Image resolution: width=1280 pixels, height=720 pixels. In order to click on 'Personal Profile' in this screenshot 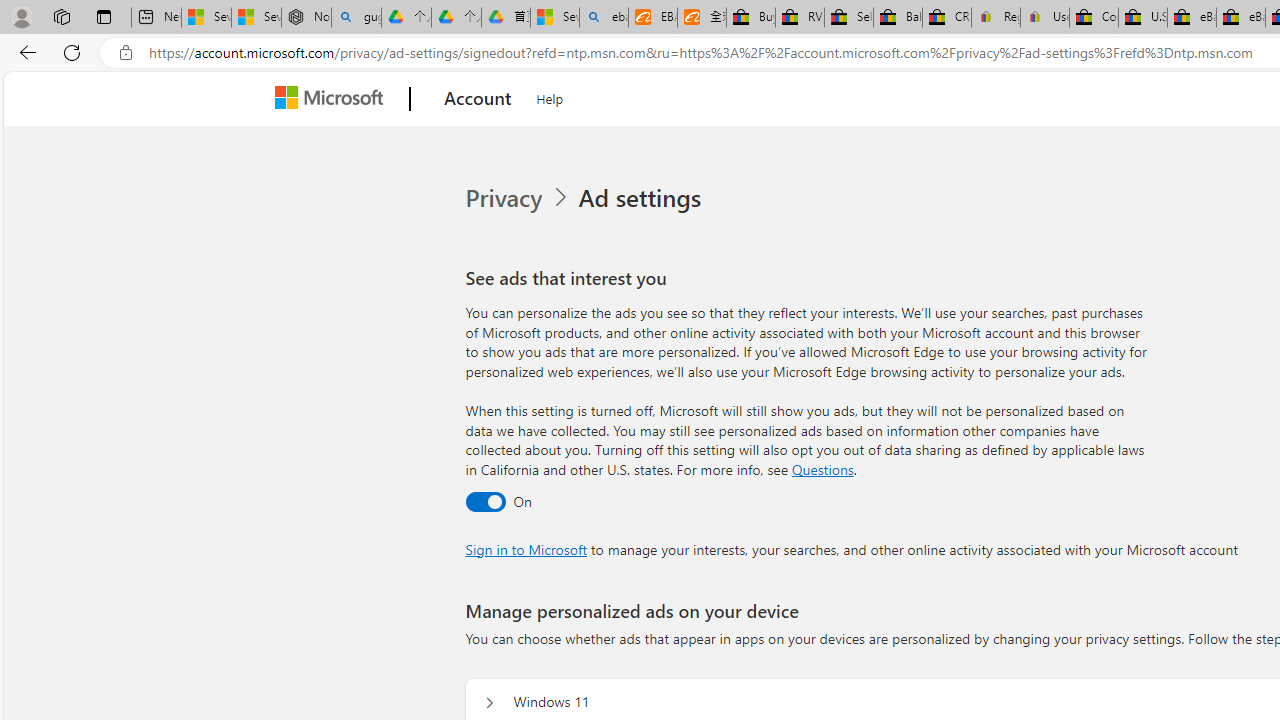, I will do `click(21, 16)`.